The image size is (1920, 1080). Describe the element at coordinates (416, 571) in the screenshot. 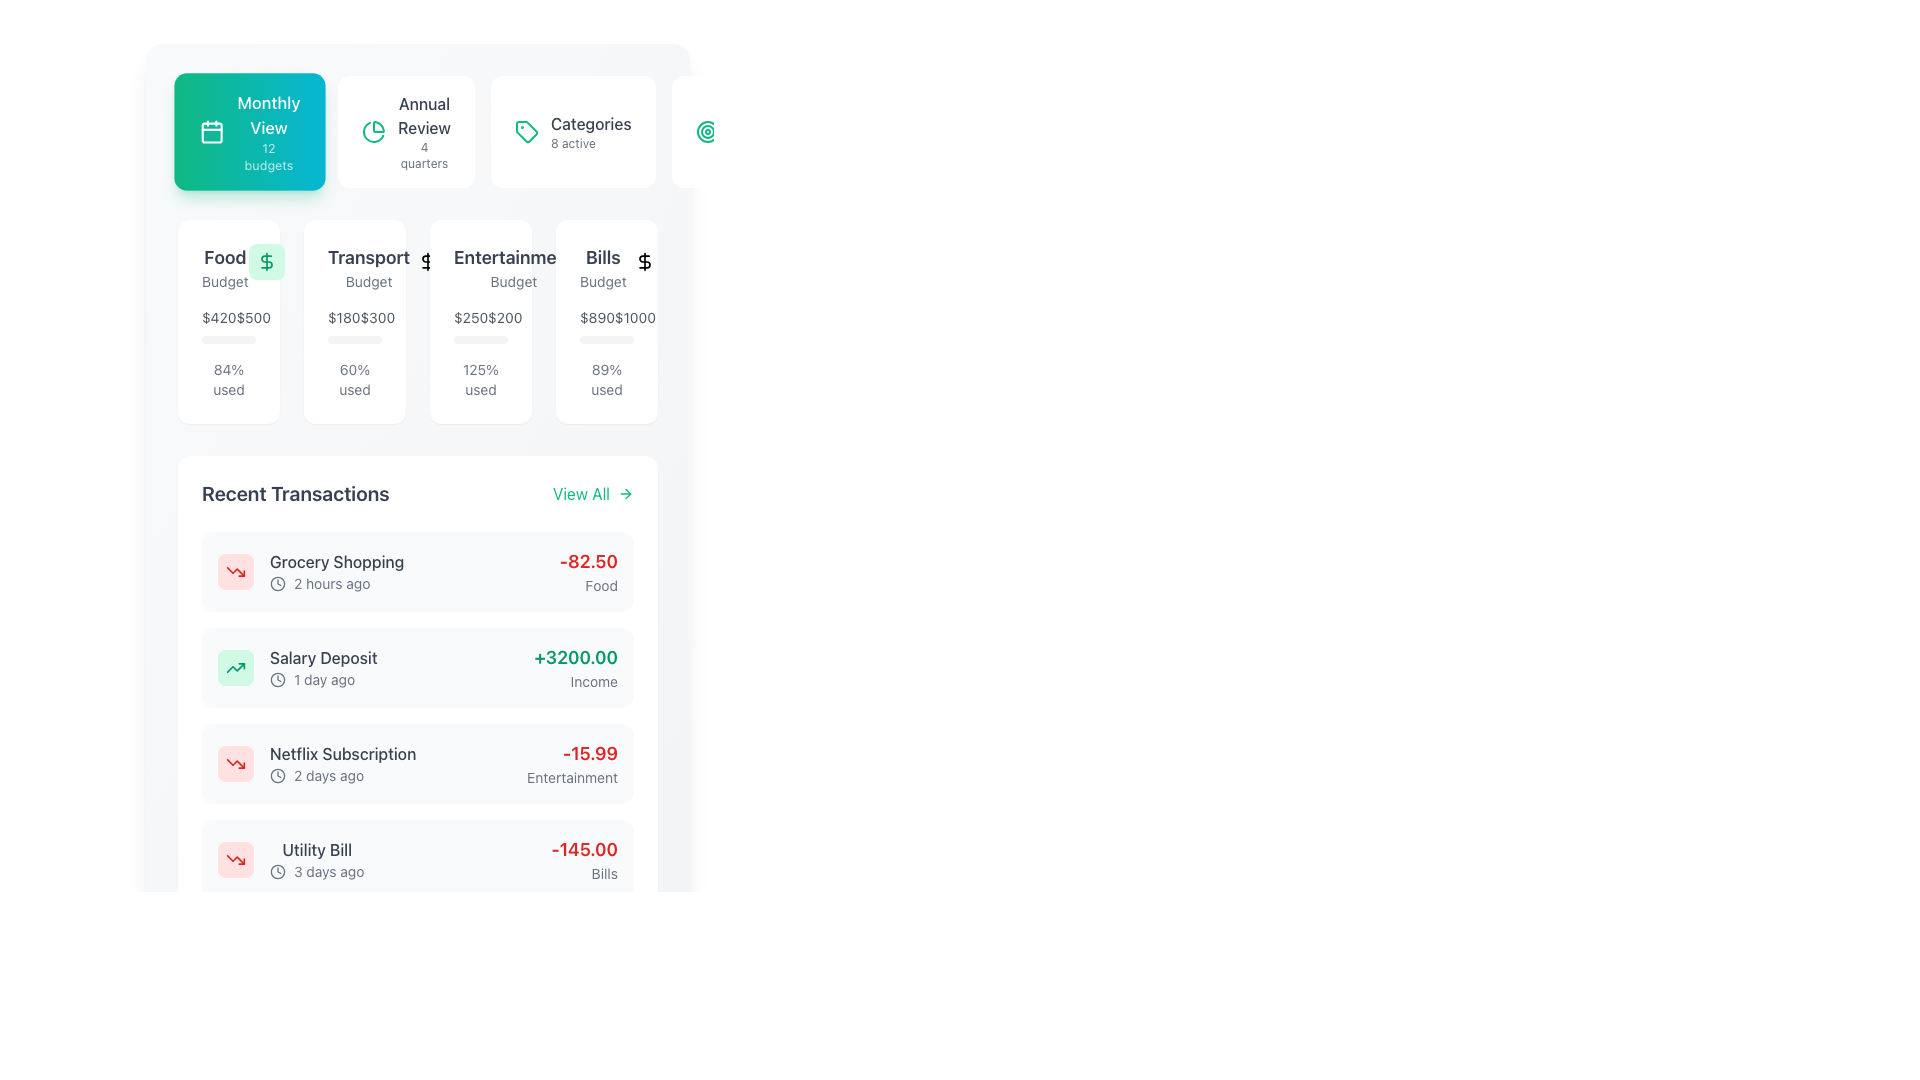

I see `the first transaction item labeled 'Grocery Shopping' in the 'Recent Transactions' section` at that location.